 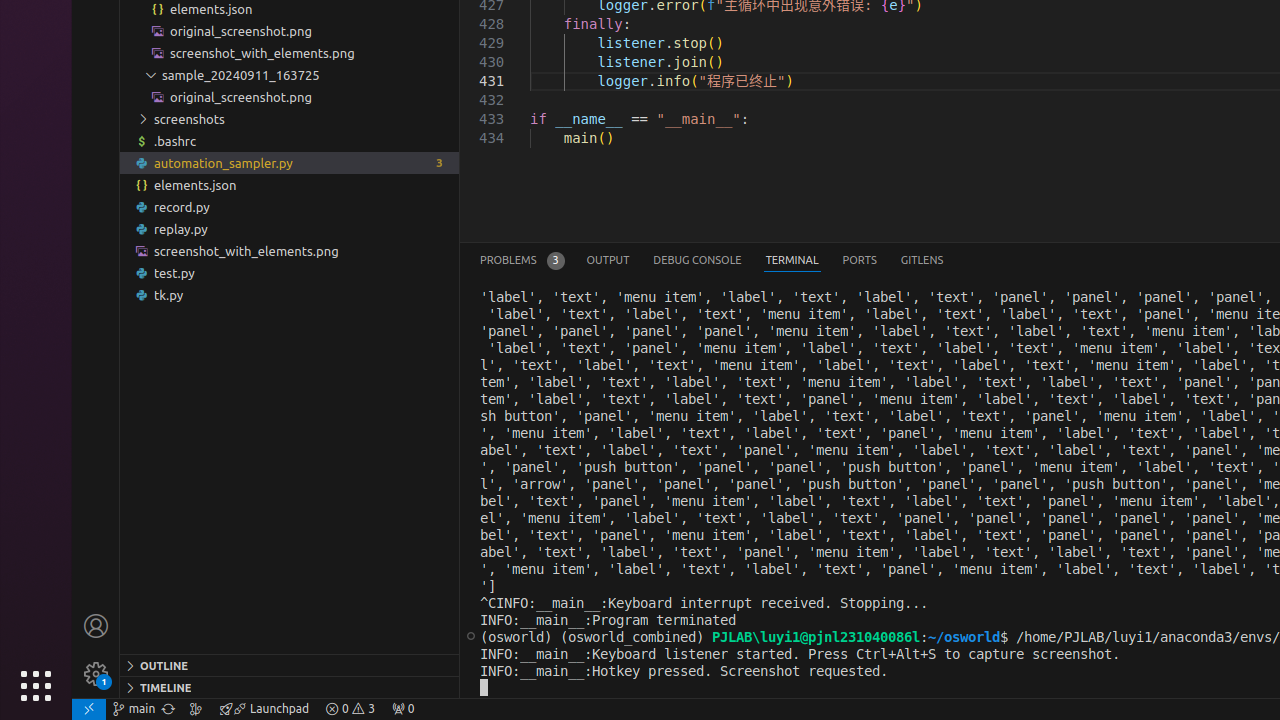 I want to click on 'record.py', so click(x=288, y=206).